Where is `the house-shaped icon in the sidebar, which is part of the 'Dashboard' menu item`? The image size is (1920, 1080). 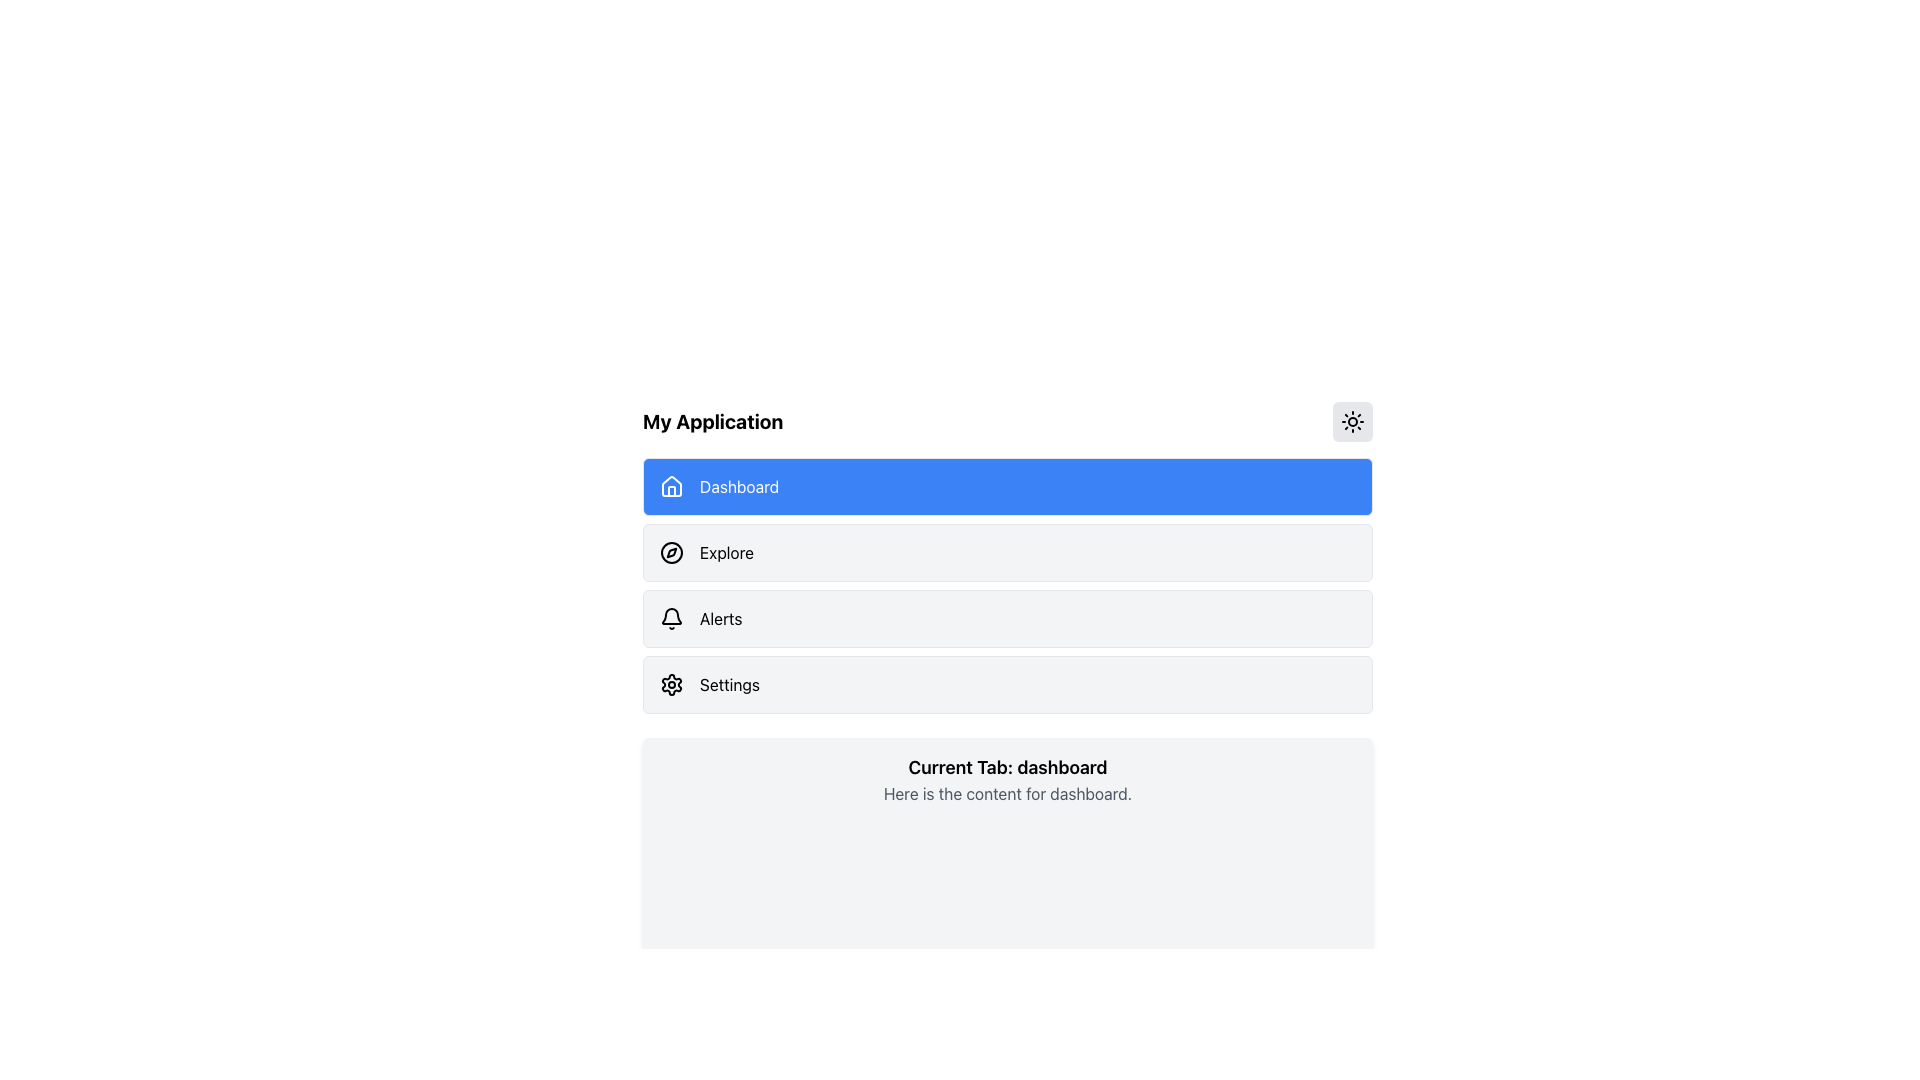 the house-shaped icon in the sidebar, which is part of the 'Dashboard' menu item is located at coordinates (672, 486).